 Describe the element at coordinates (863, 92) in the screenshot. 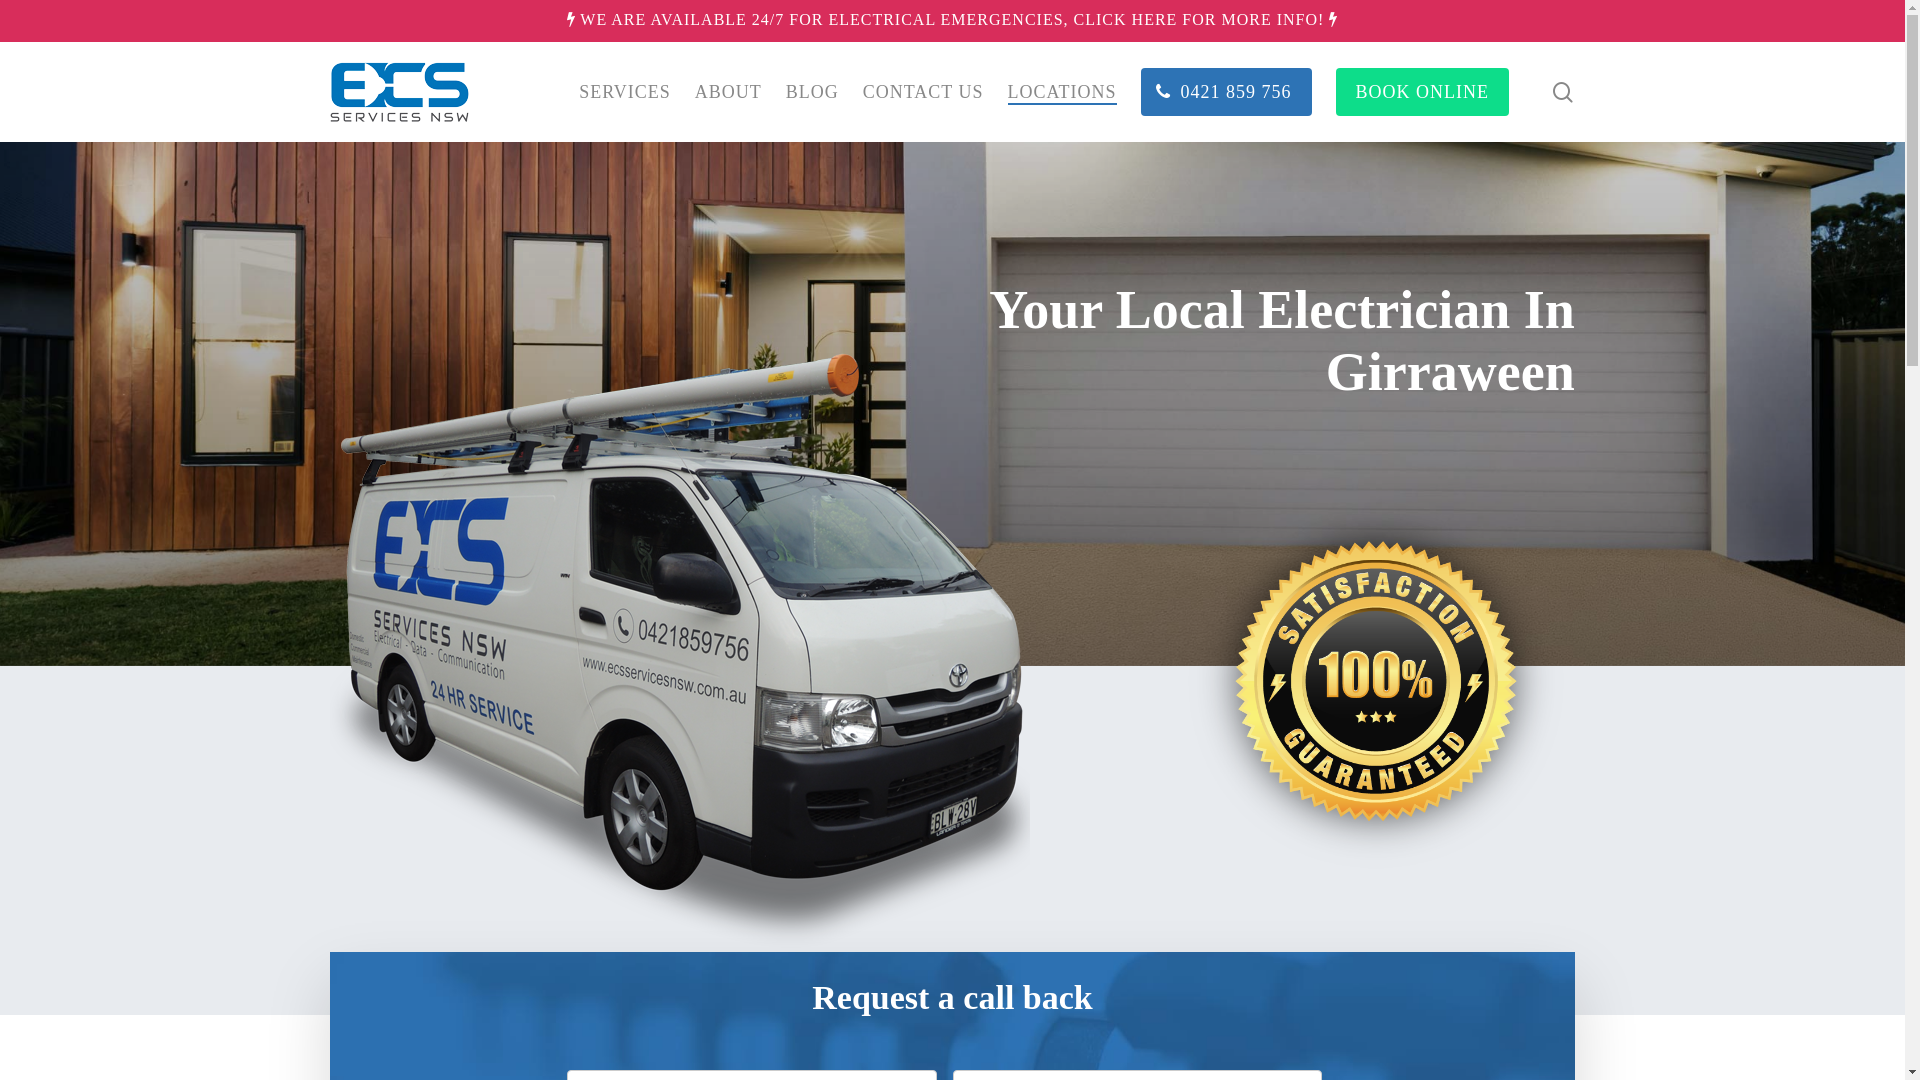

I see `'CONTACT US'` at that location.